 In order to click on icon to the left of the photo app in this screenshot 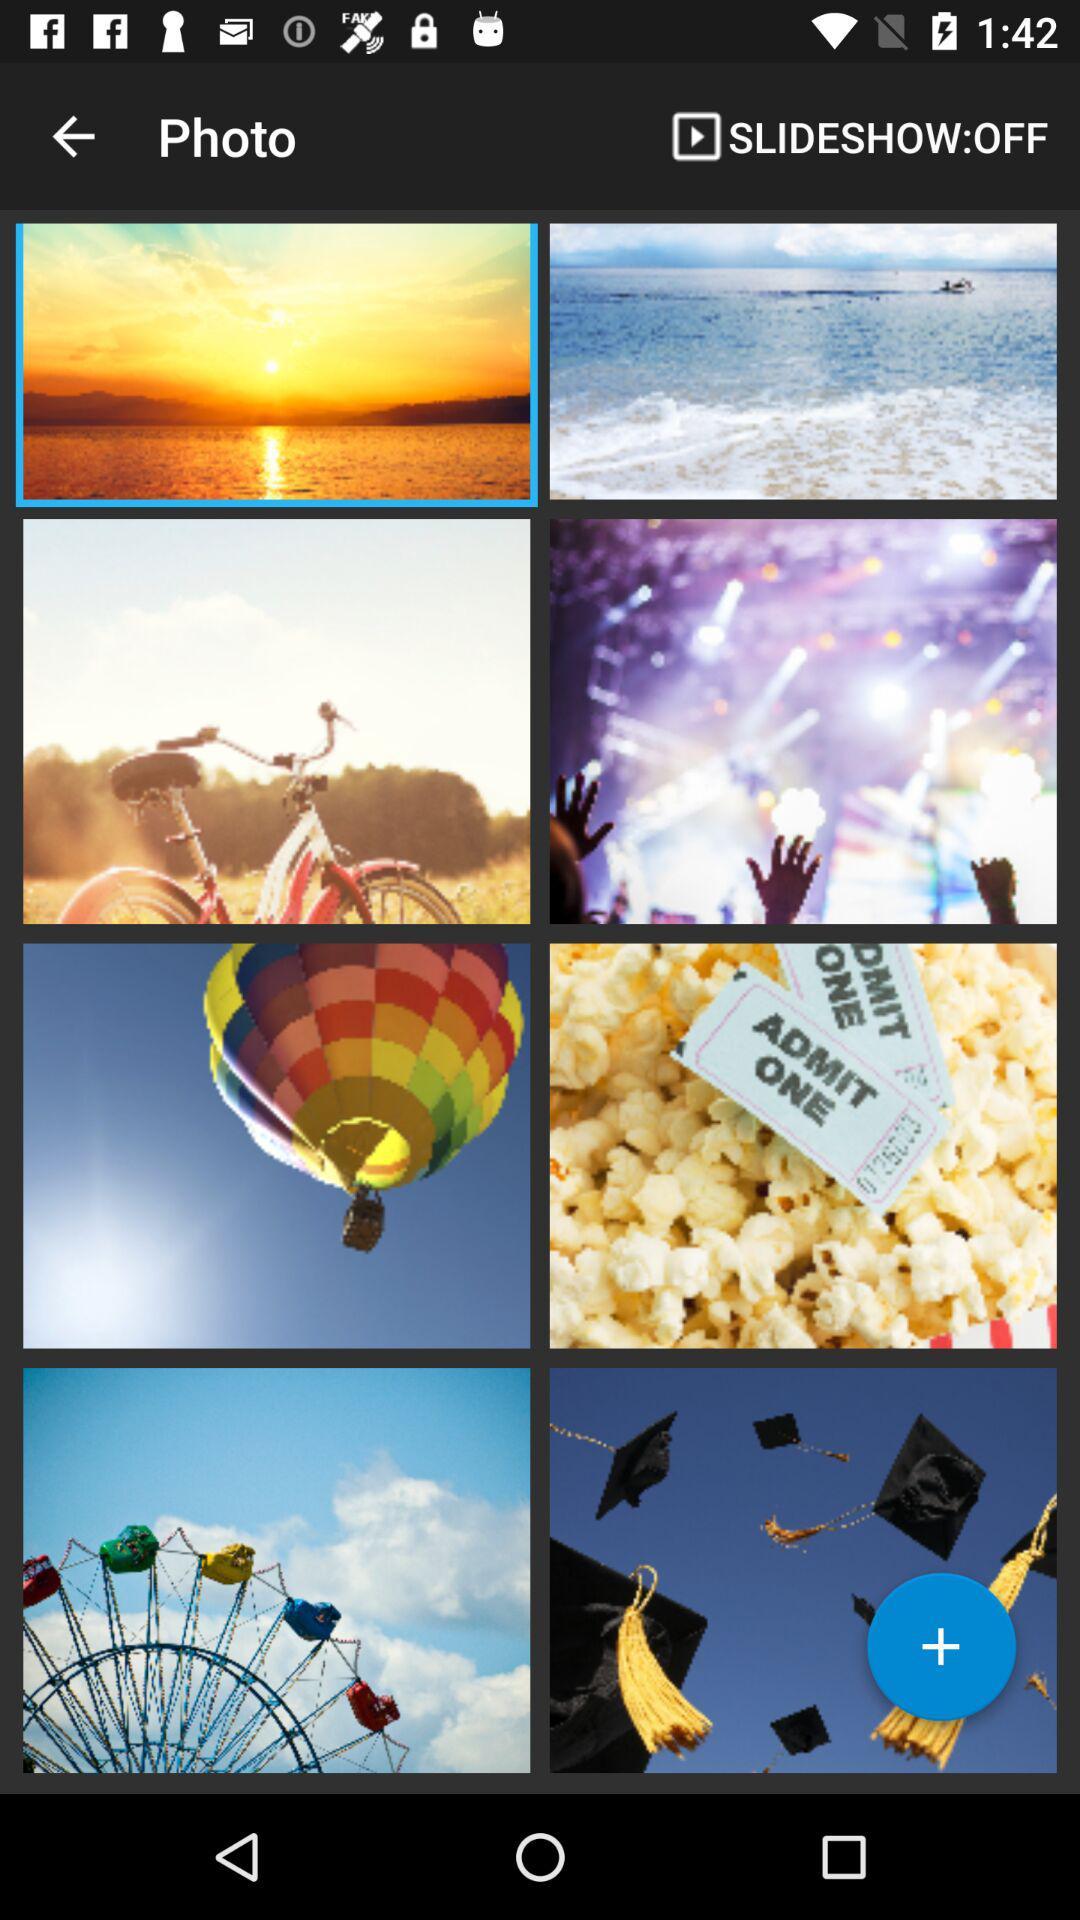, I will do `click(72, 135)`.